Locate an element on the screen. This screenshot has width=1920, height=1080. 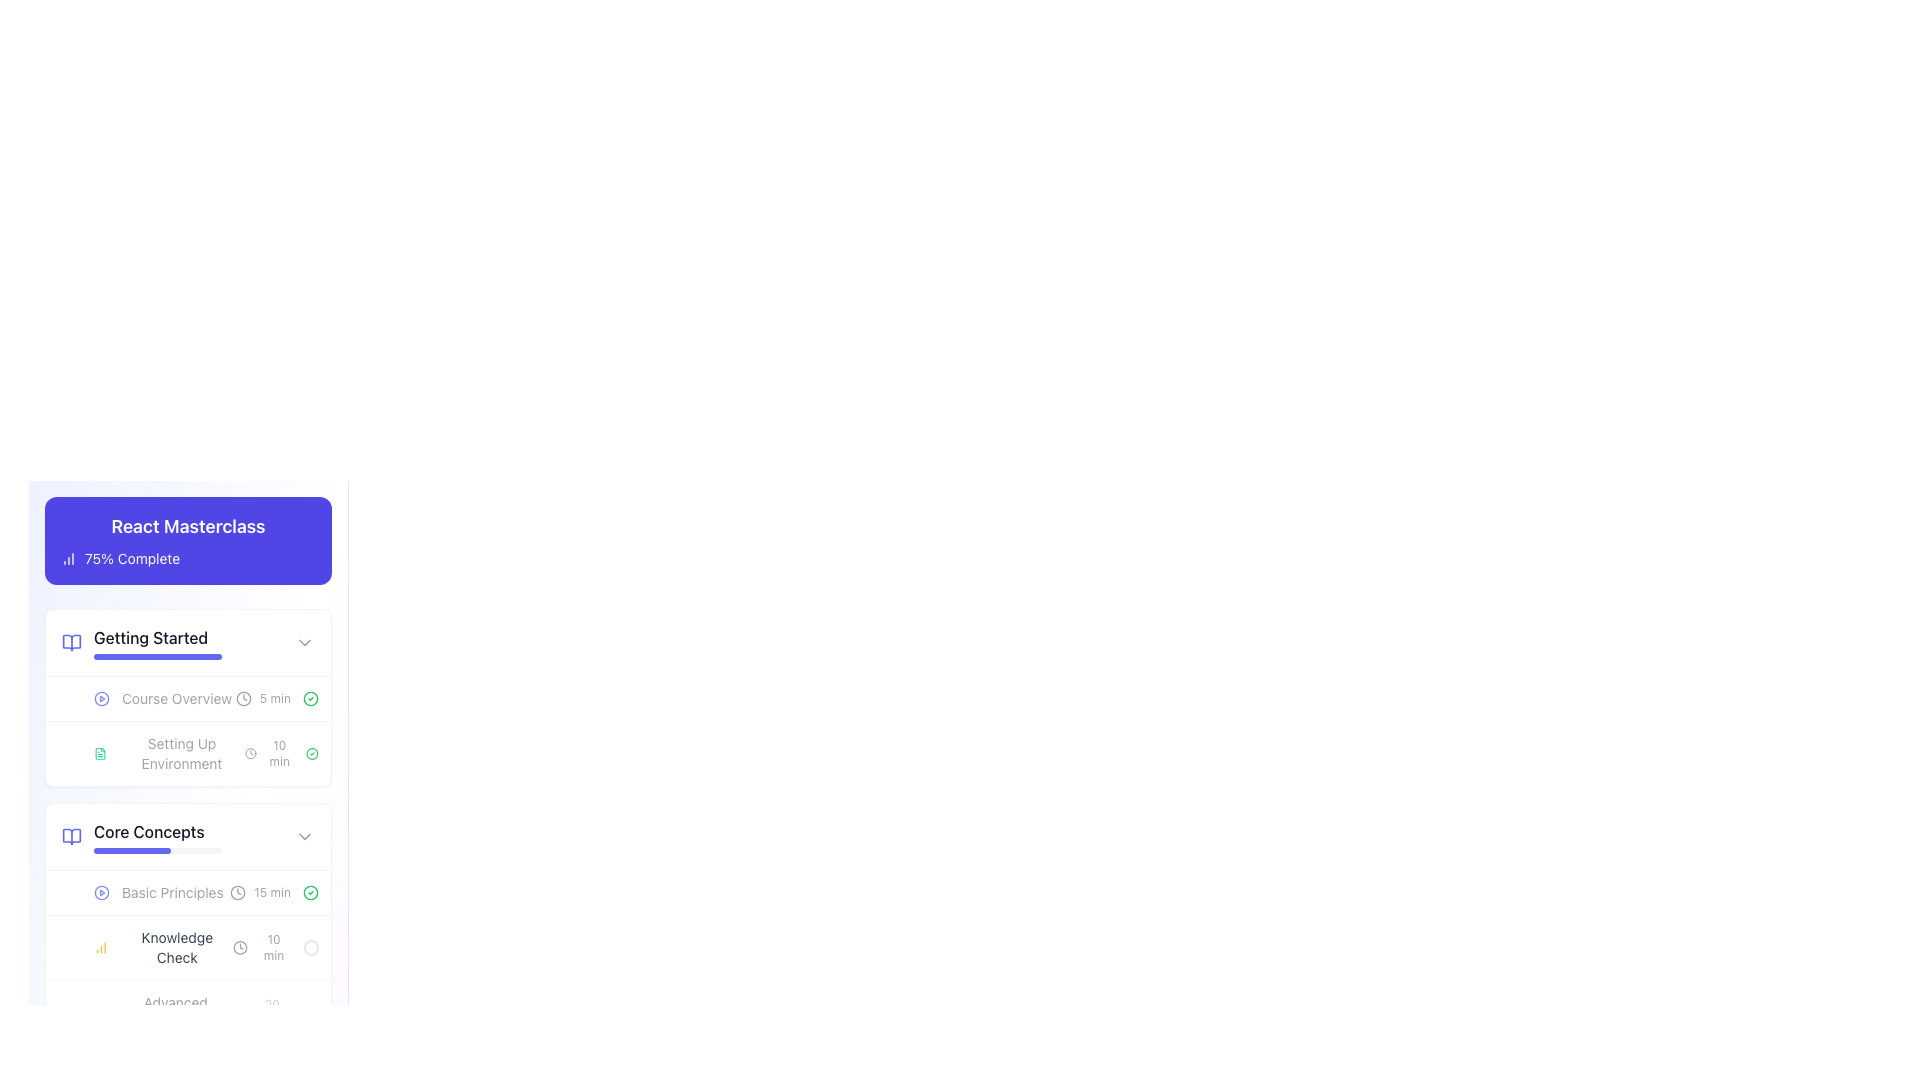
the educational item is located at coordinates (188, 731).